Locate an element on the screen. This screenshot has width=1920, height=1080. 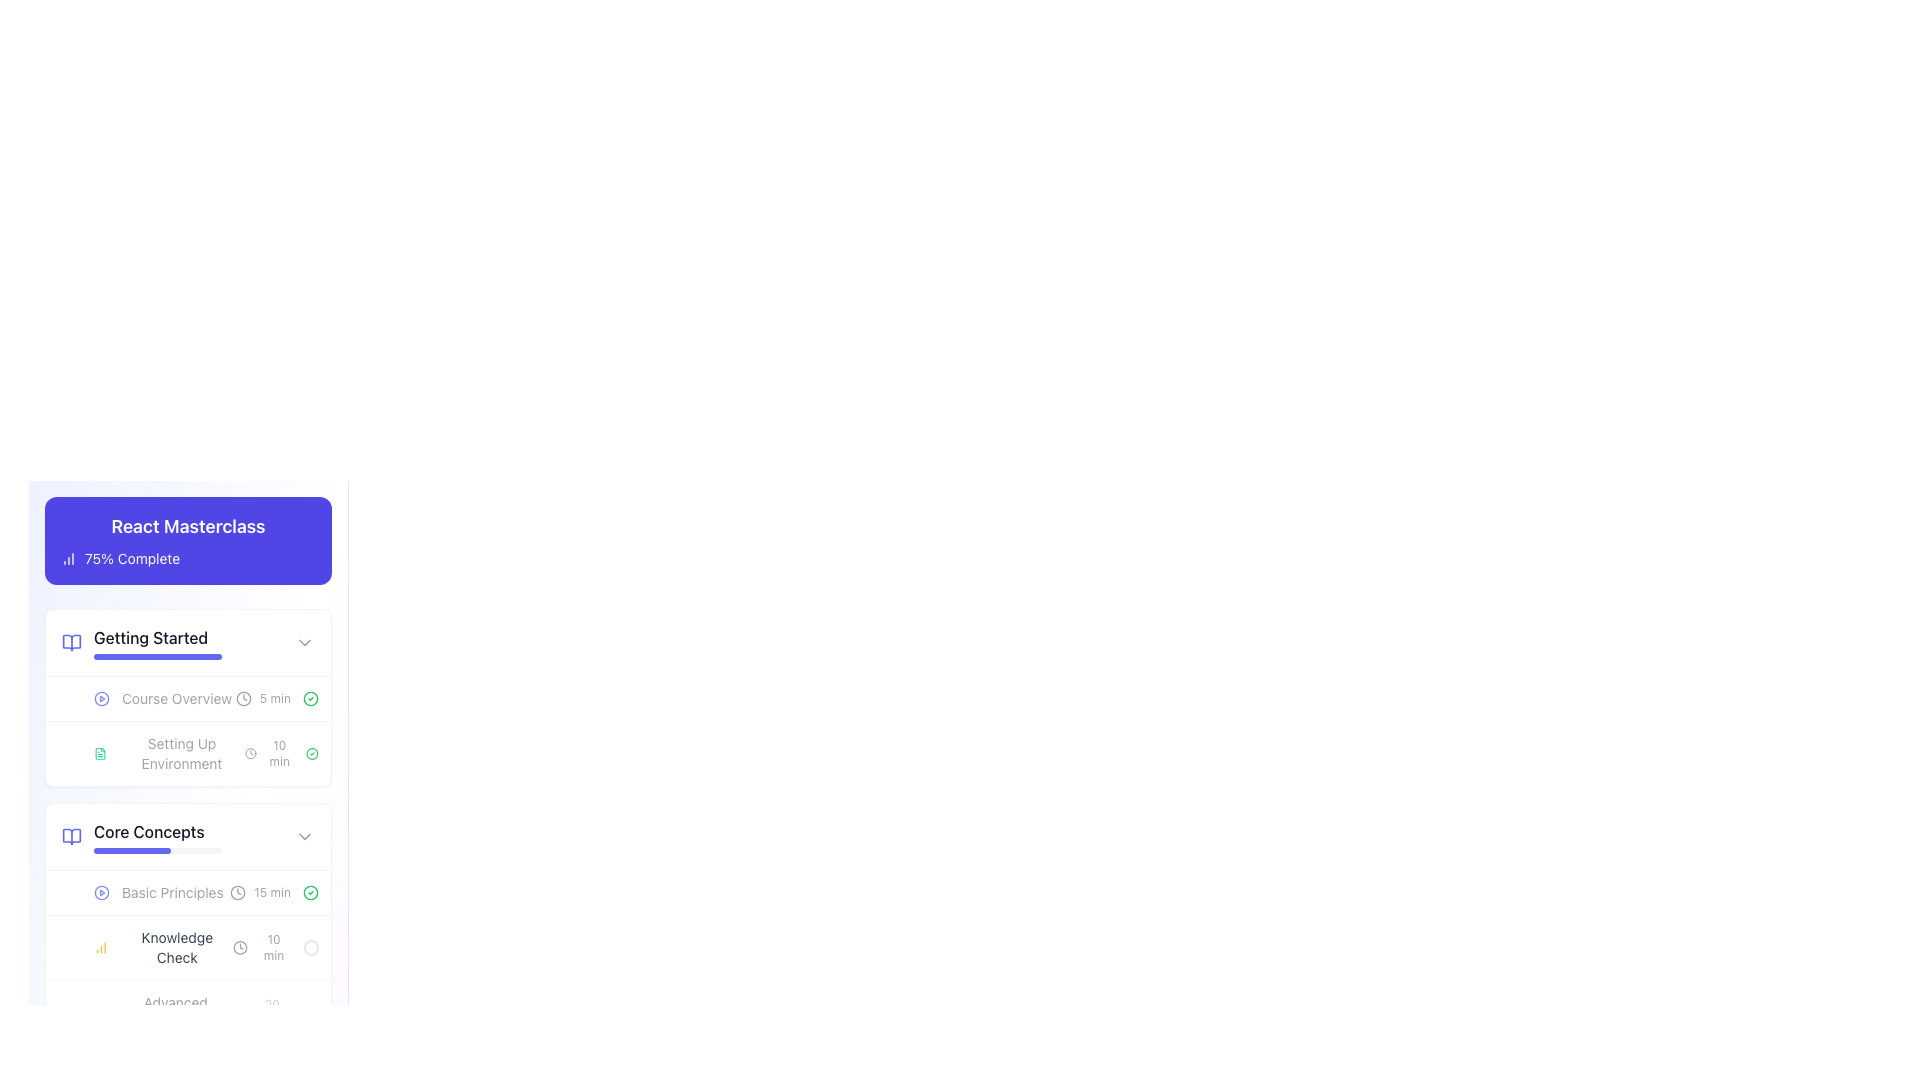
the educational item is located at coordinates (188, 731).